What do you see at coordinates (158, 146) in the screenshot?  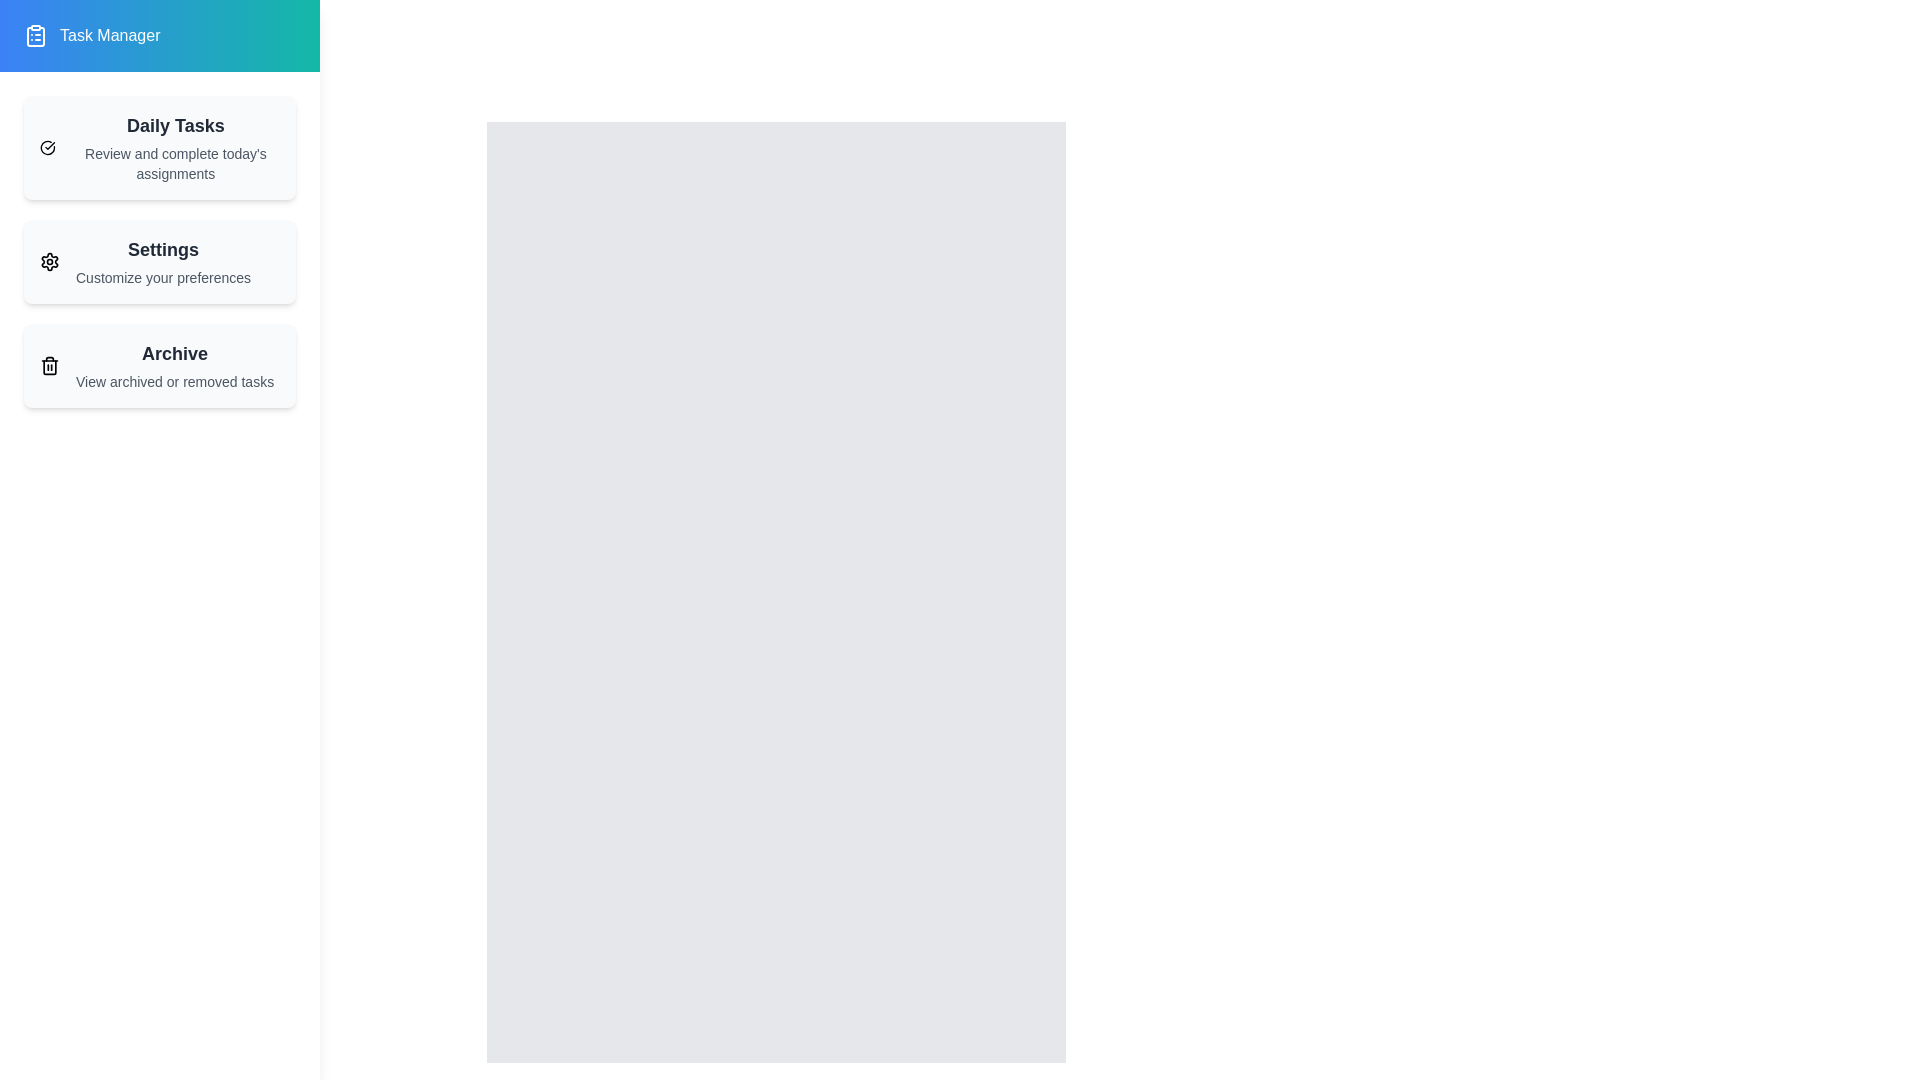 I see `the 'Daily Tasks' item to interact with it` at bounding box center [158, 146].